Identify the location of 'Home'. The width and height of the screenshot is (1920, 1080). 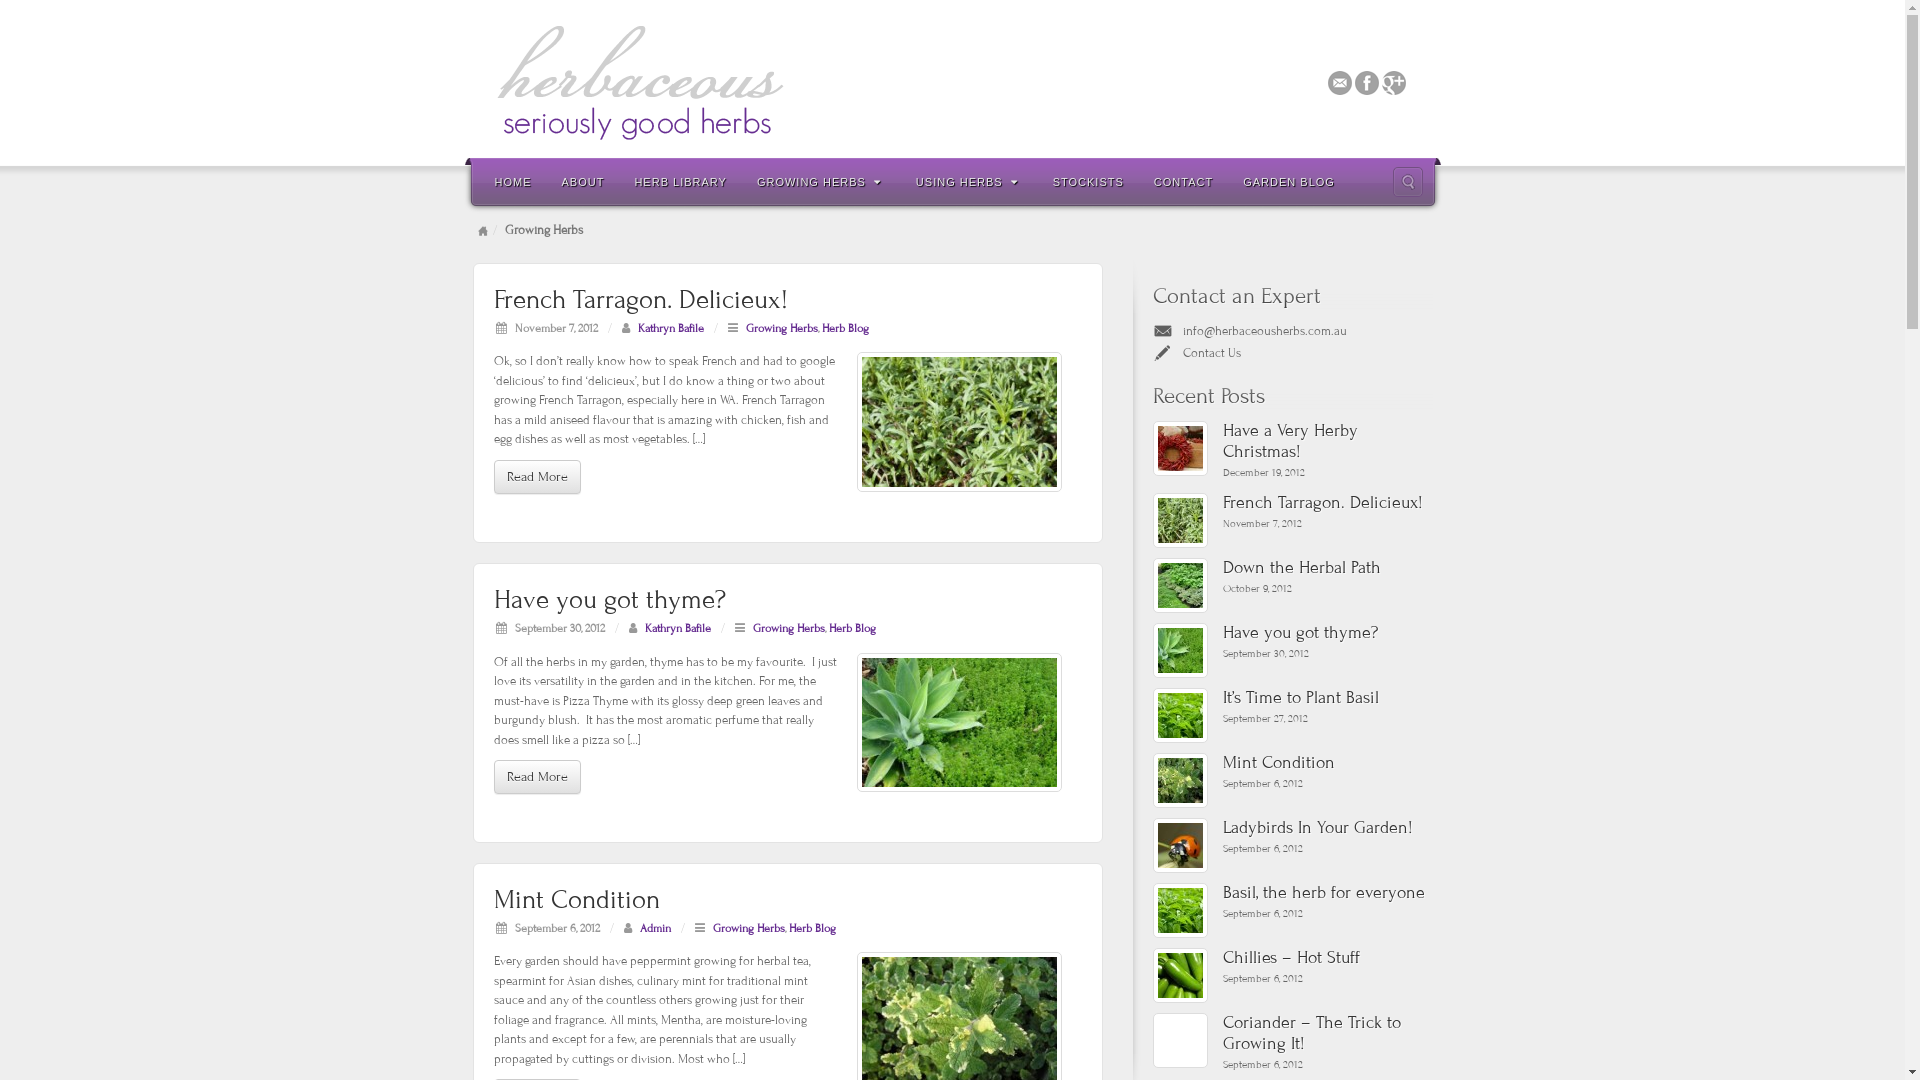
(483, 229).